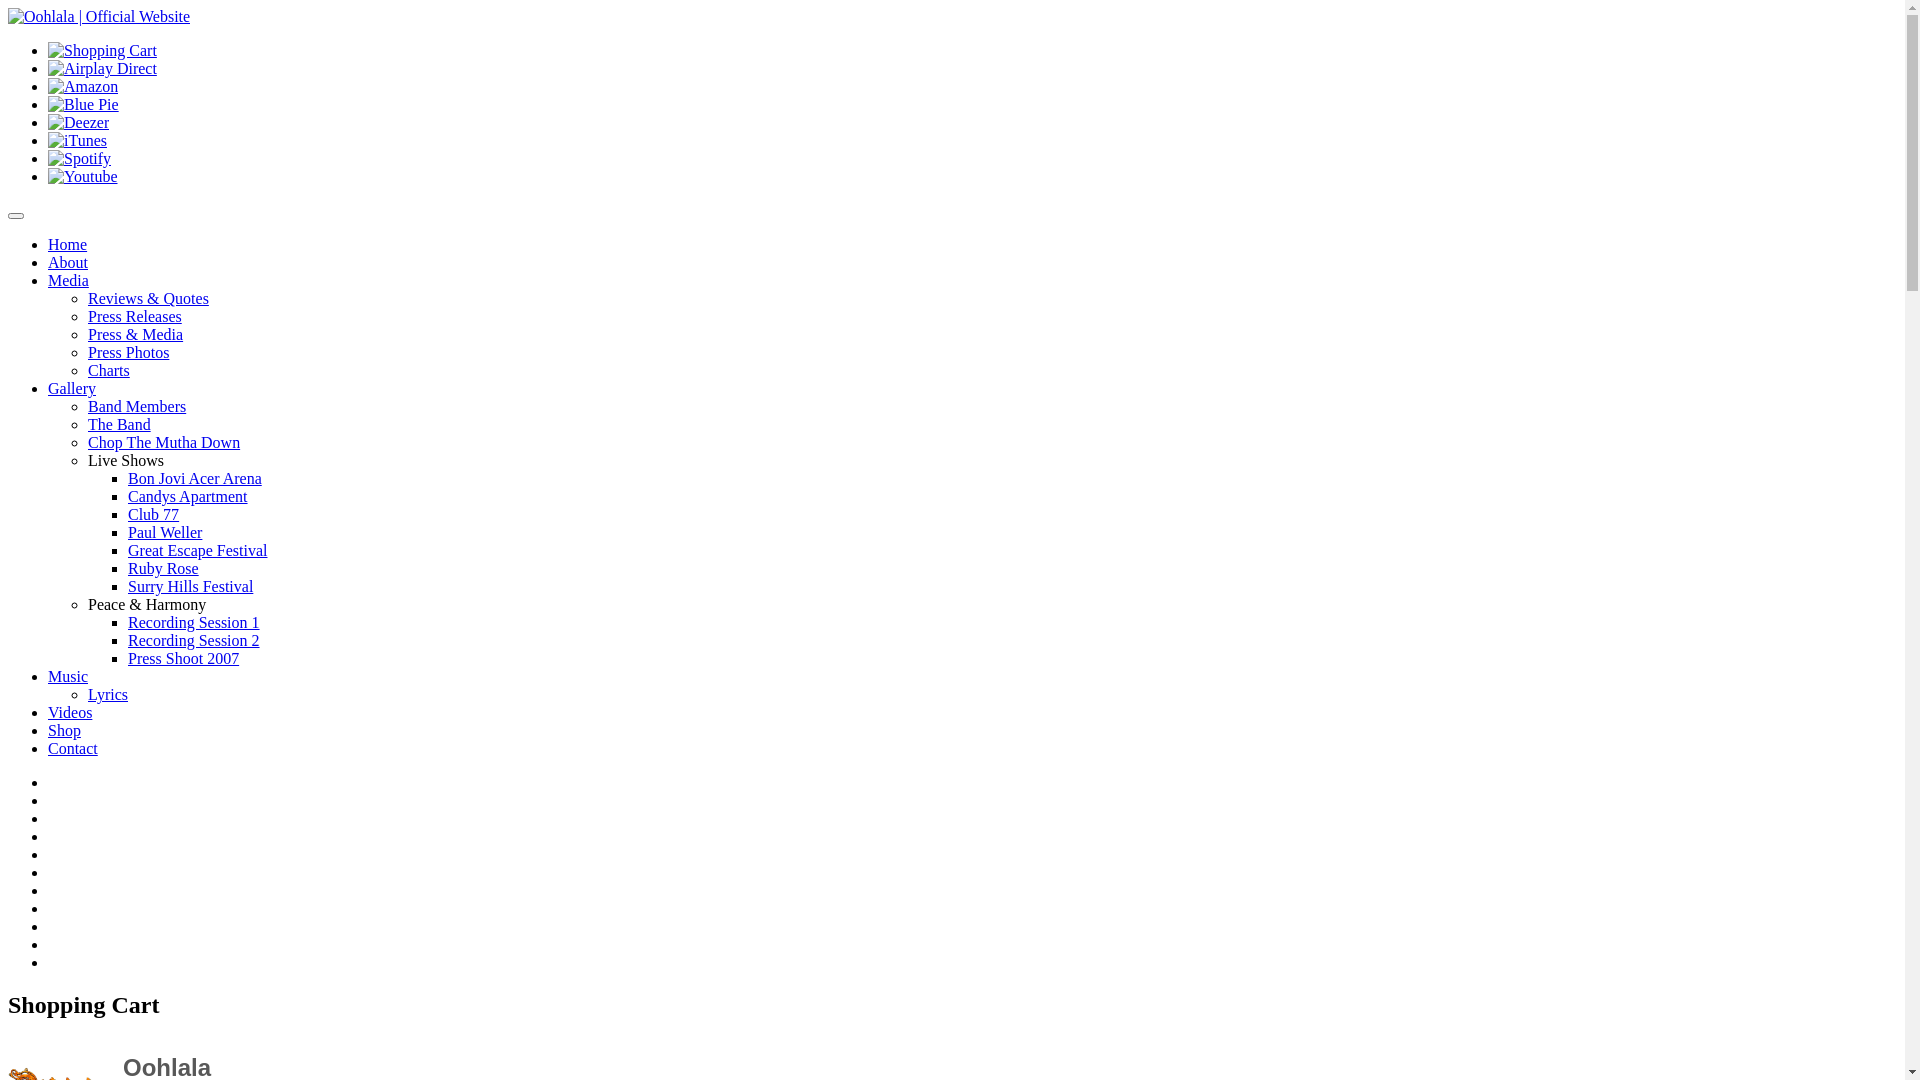  Describe the element at coordinates (152, 513) in the screenshot. I see `'Club 77'` at that location.